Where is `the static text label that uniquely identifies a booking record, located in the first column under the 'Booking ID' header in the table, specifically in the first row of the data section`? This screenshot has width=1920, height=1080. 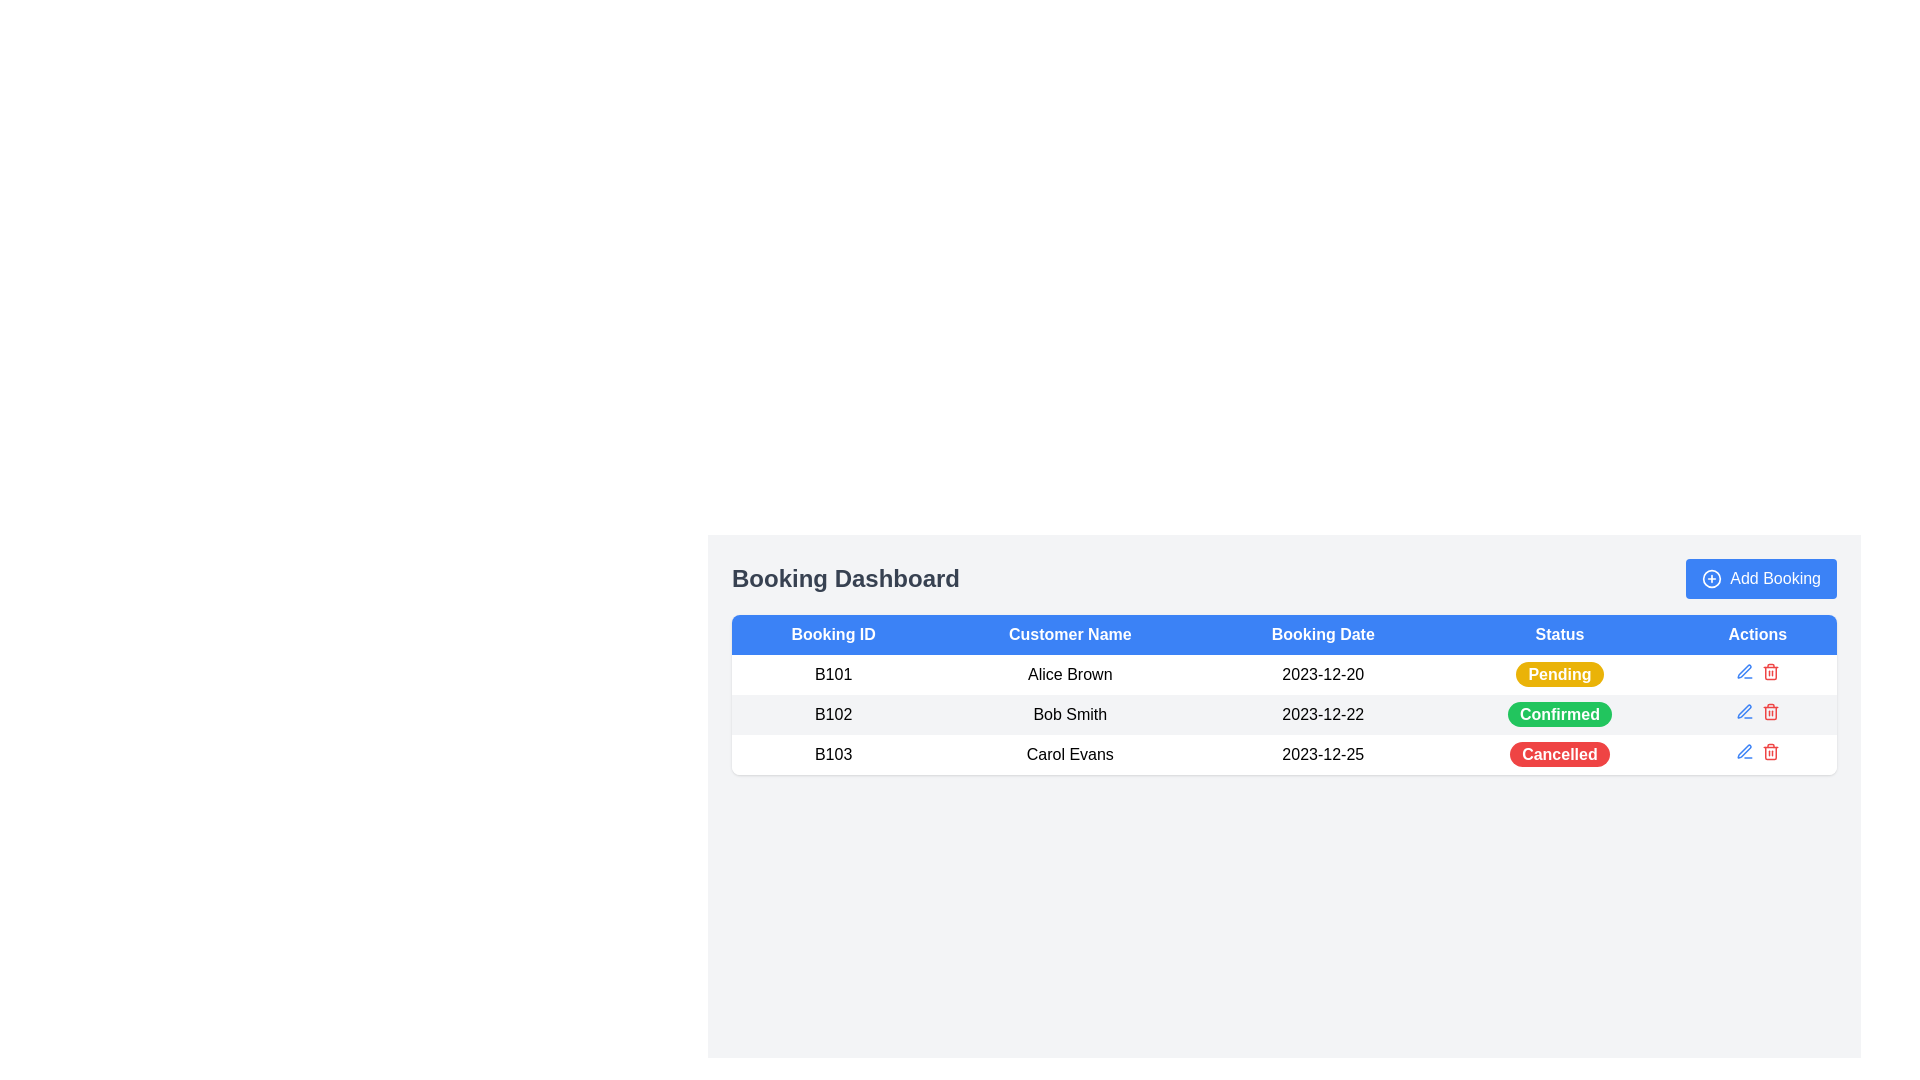
the static text label that uniquely identifies a booking record, located in the first column under the 'Booking ID' header in the table, specifically in the first row of the data section is located at coordinates (833, 675).